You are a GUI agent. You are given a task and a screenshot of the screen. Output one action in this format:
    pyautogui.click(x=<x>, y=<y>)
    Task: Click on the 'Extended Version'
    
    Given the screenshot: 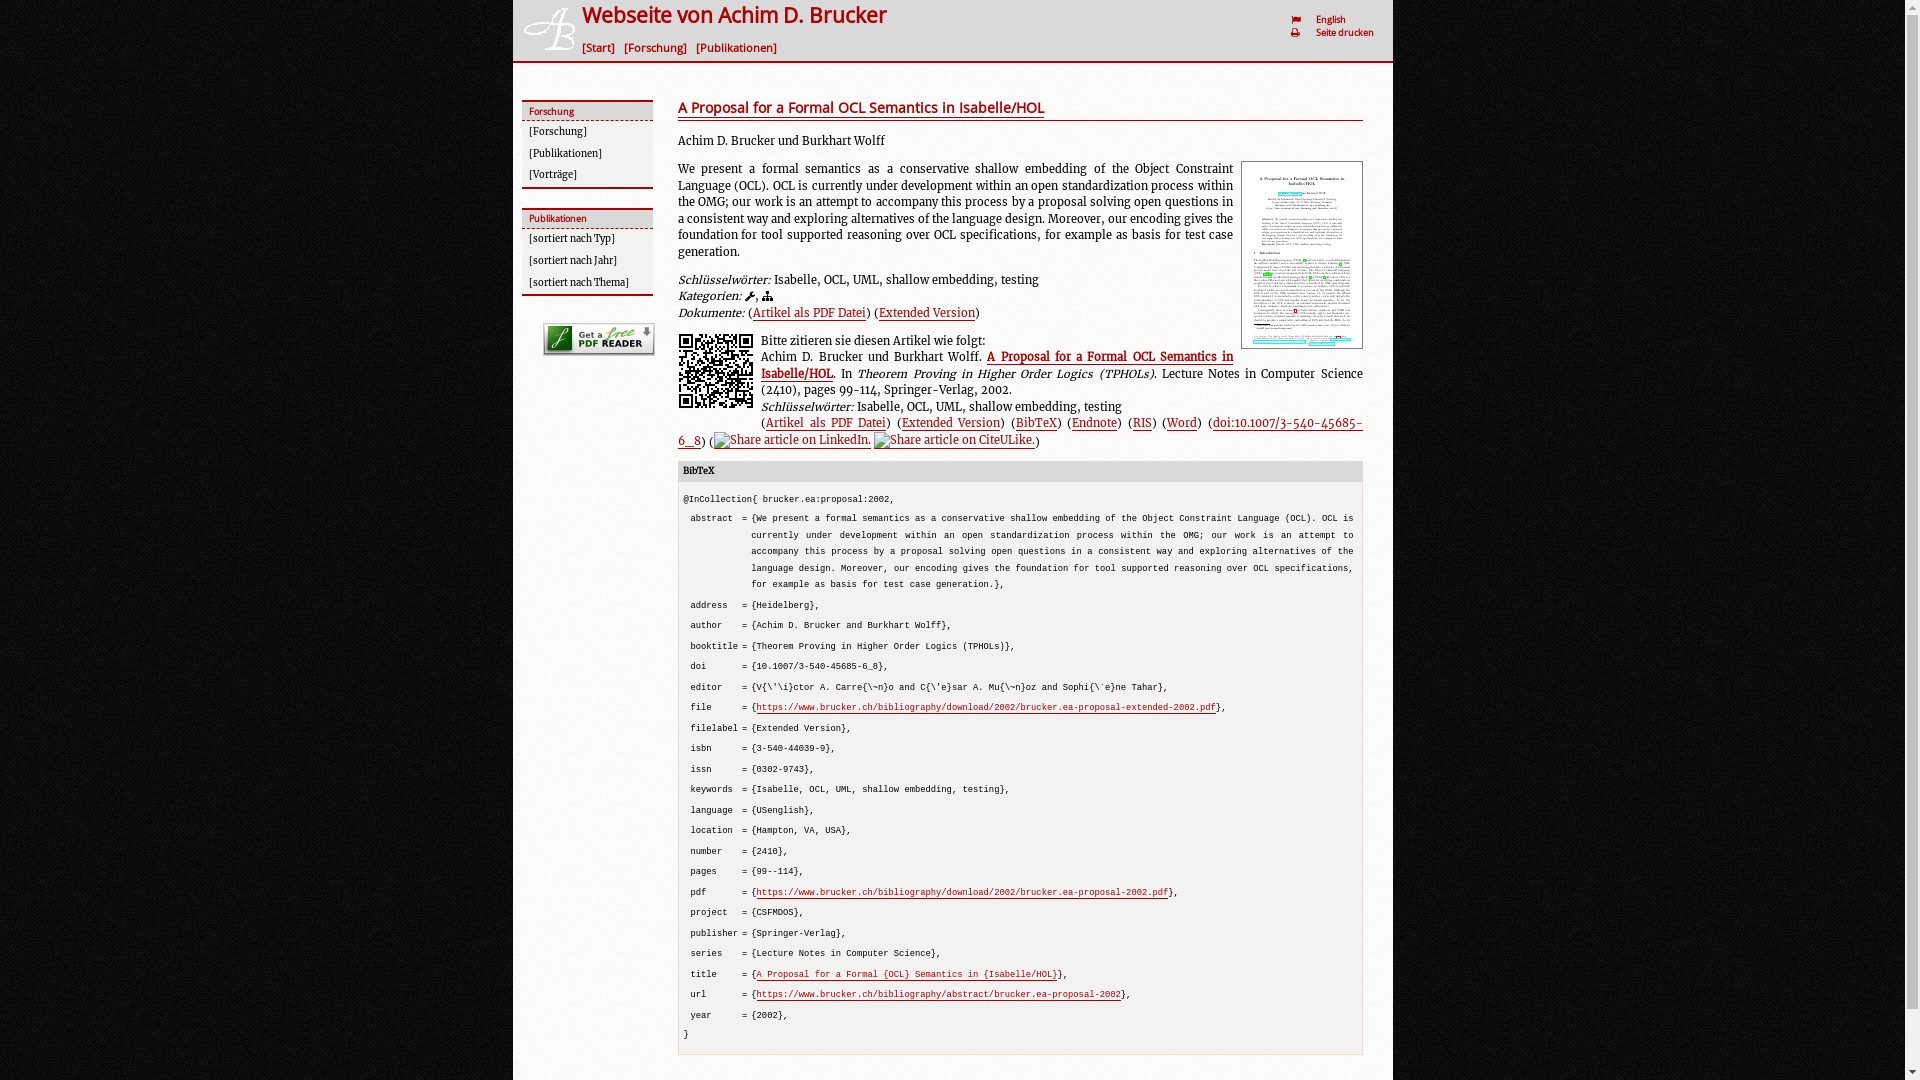 What is the action you would take?
    pyautogui.click(x=925, y=313)
    